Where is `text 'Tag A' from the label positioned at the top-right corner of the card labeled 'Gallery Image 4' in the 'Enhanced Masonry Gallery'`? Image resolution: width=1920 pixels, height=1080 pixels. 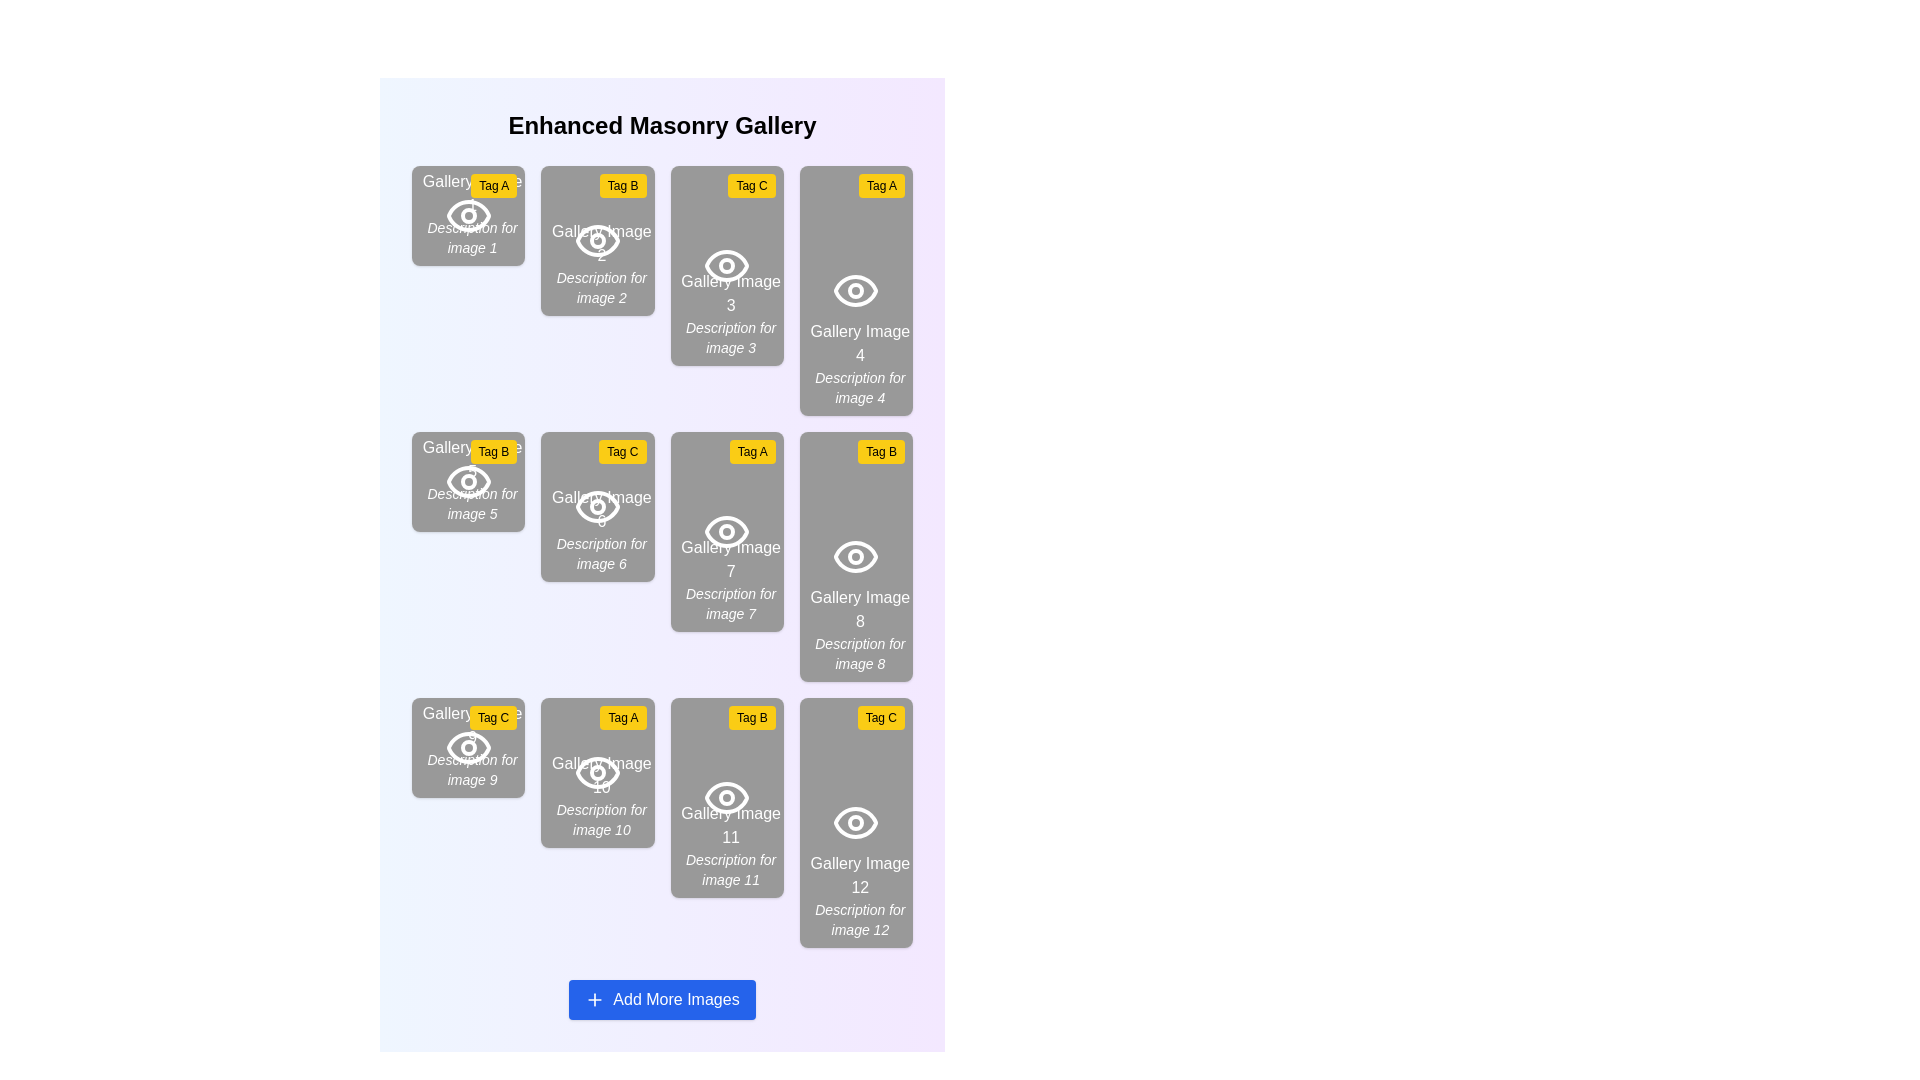
text 'Tag A' from the label positioned at the top-right corner of the card labeled 'Gallery Image 4' in the 'Enhanced Masonry Gallery' is located at coordinates (881, 185).